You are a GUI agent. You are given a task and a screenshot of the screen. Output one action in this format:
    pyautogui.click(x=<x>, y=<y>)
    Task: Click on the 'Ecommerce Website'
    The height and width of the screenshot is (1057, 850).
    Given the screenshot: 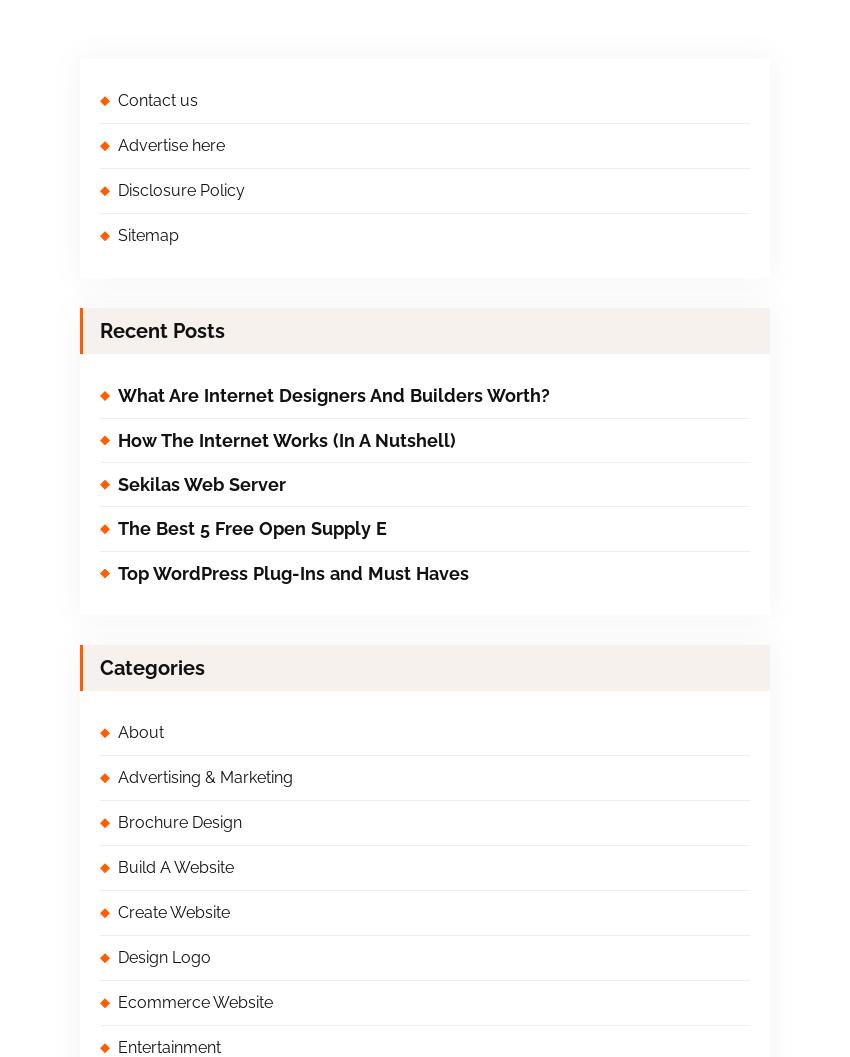 What is the action you would take?
    pyautogui.click(x=116, y=1001)
    